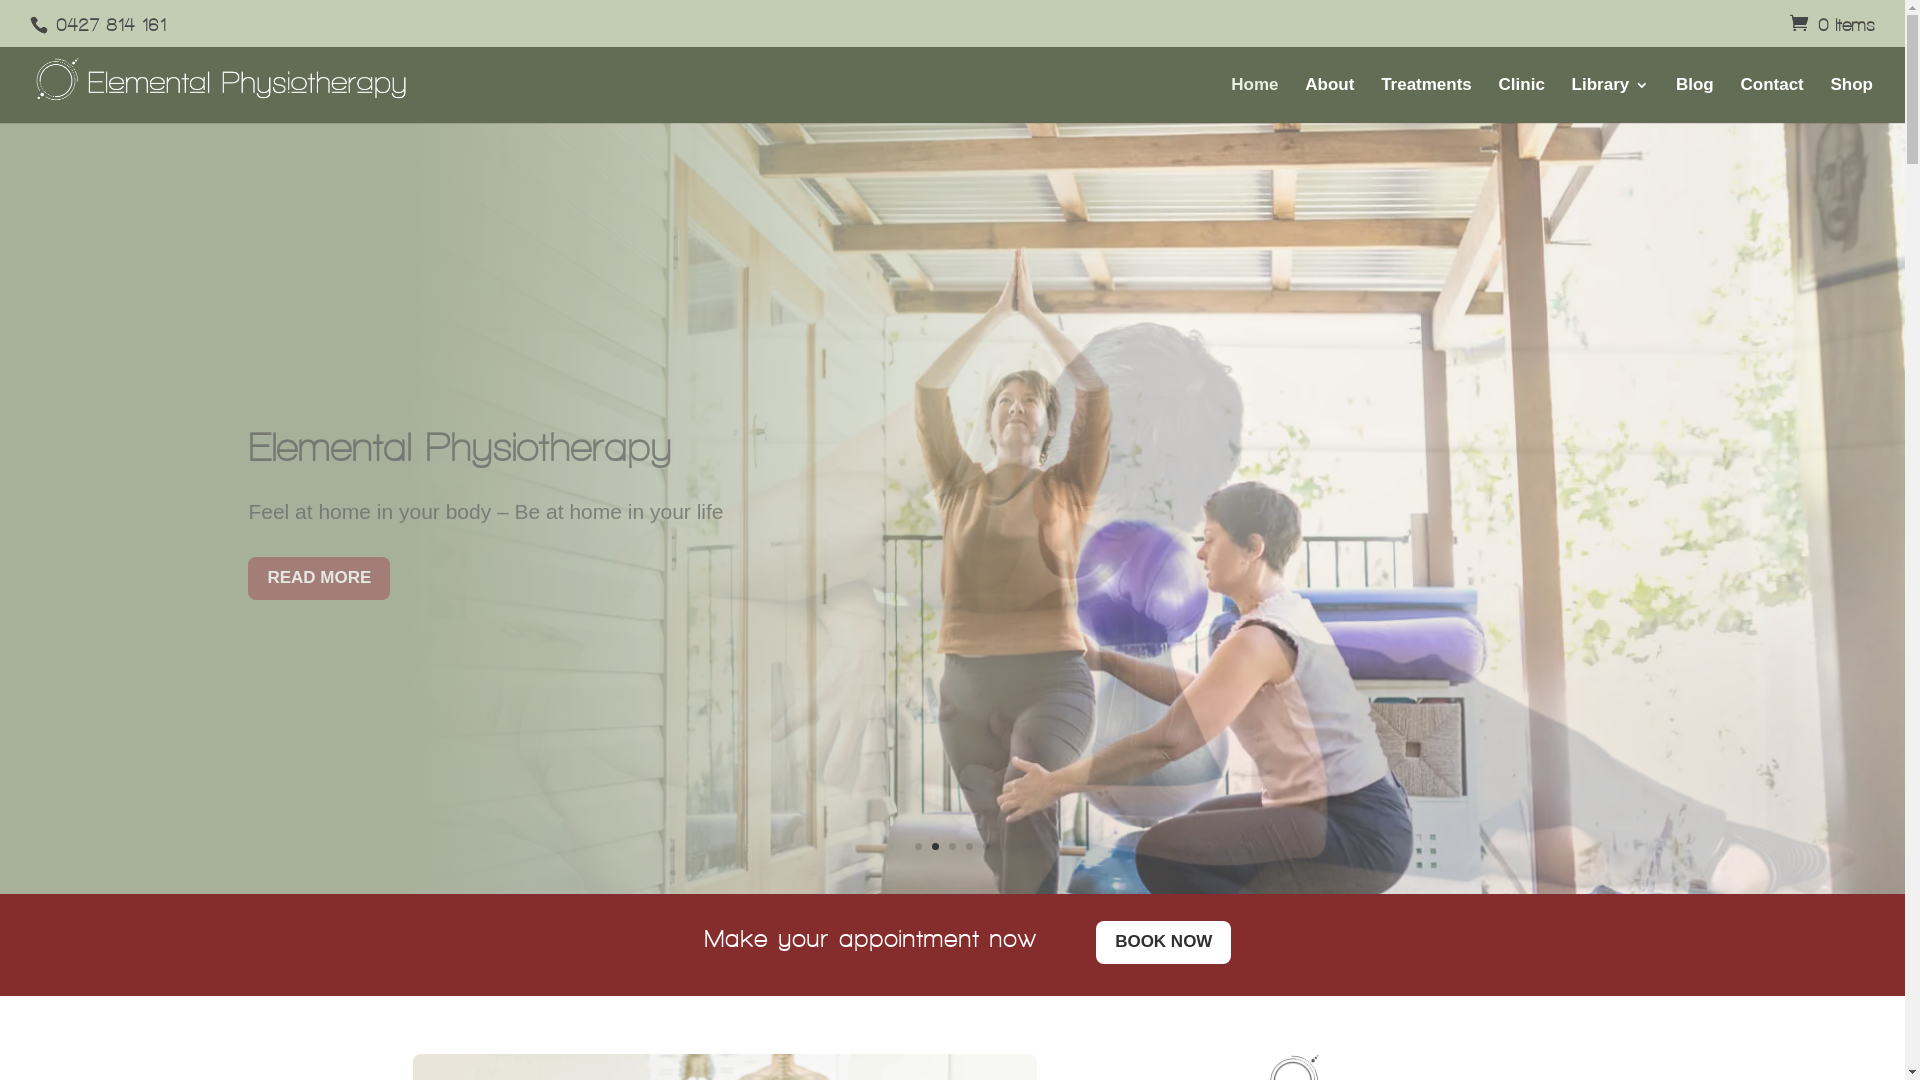  What do you see at coordinates (1520, 100) in the screenshot?
I see `'Clinic'` at bounding box center [1520, 100].